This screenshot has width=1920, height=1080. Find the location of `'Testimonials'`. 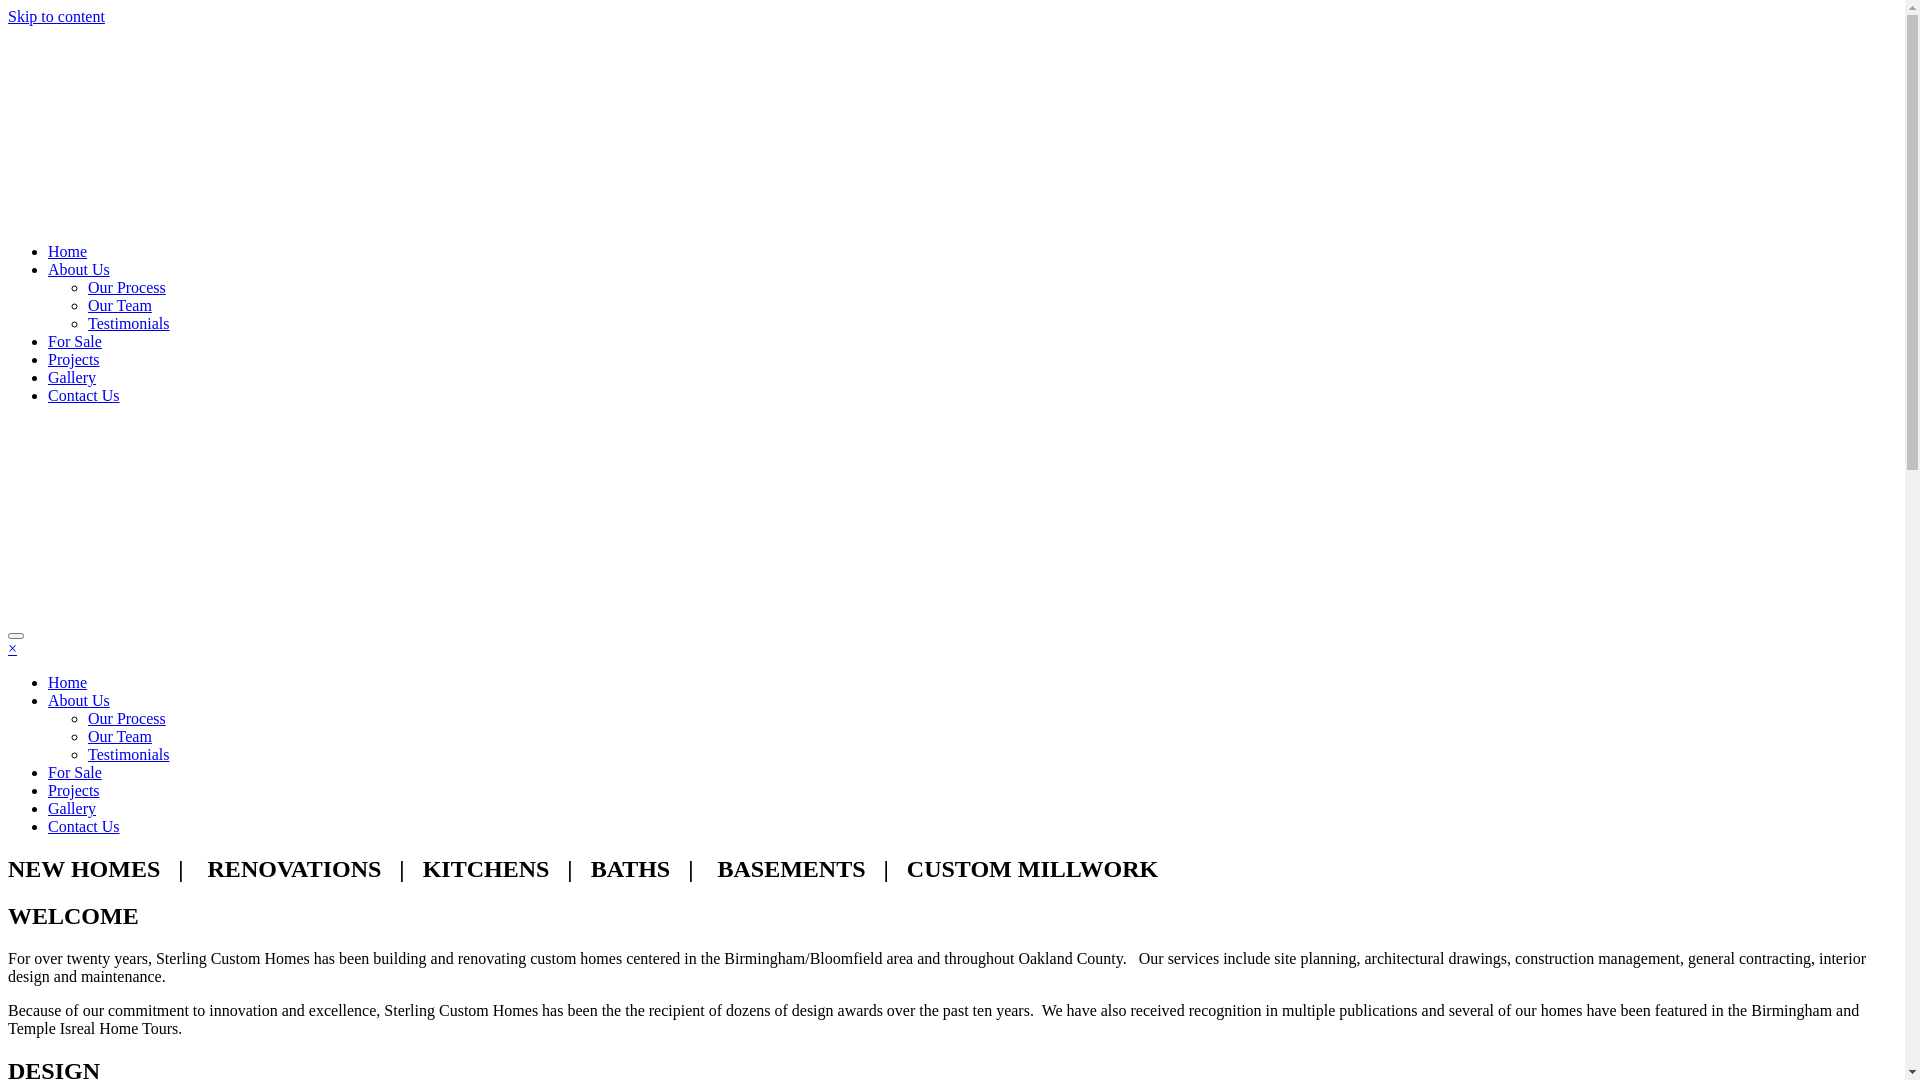

'Testimonials' is located at coordinates (128, 322).